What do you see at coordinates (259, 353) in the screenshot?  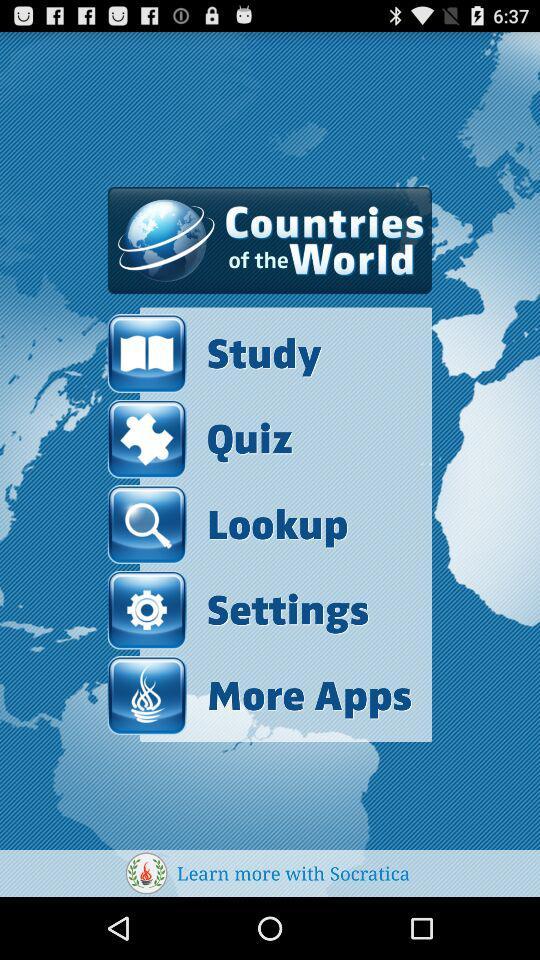 I see `the study icon` at bounding box center [259, 353].